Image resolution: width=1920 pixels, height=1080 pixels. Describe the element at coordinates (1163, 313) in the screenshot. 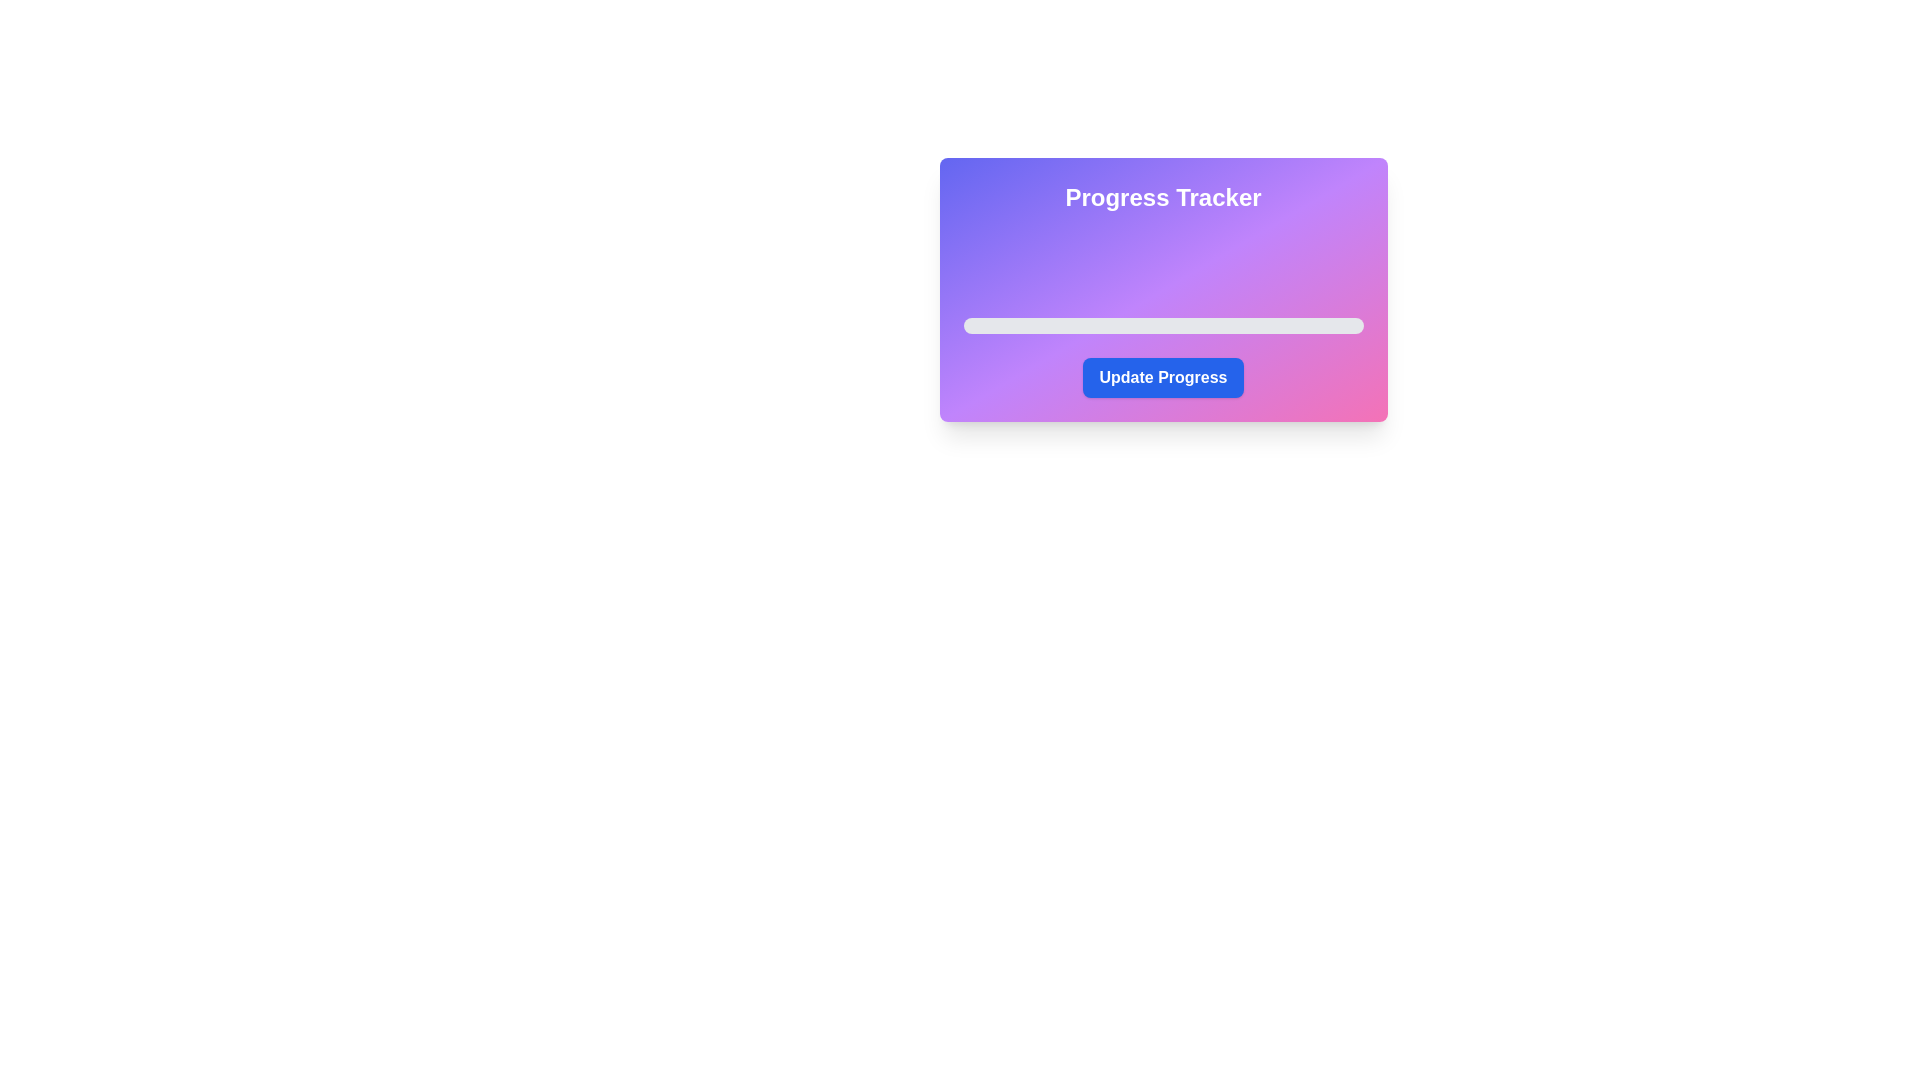

I see `the progress bar which visually represents completion percentage and is located below the circular icon within the 'Progress Tracker' card` at that location.